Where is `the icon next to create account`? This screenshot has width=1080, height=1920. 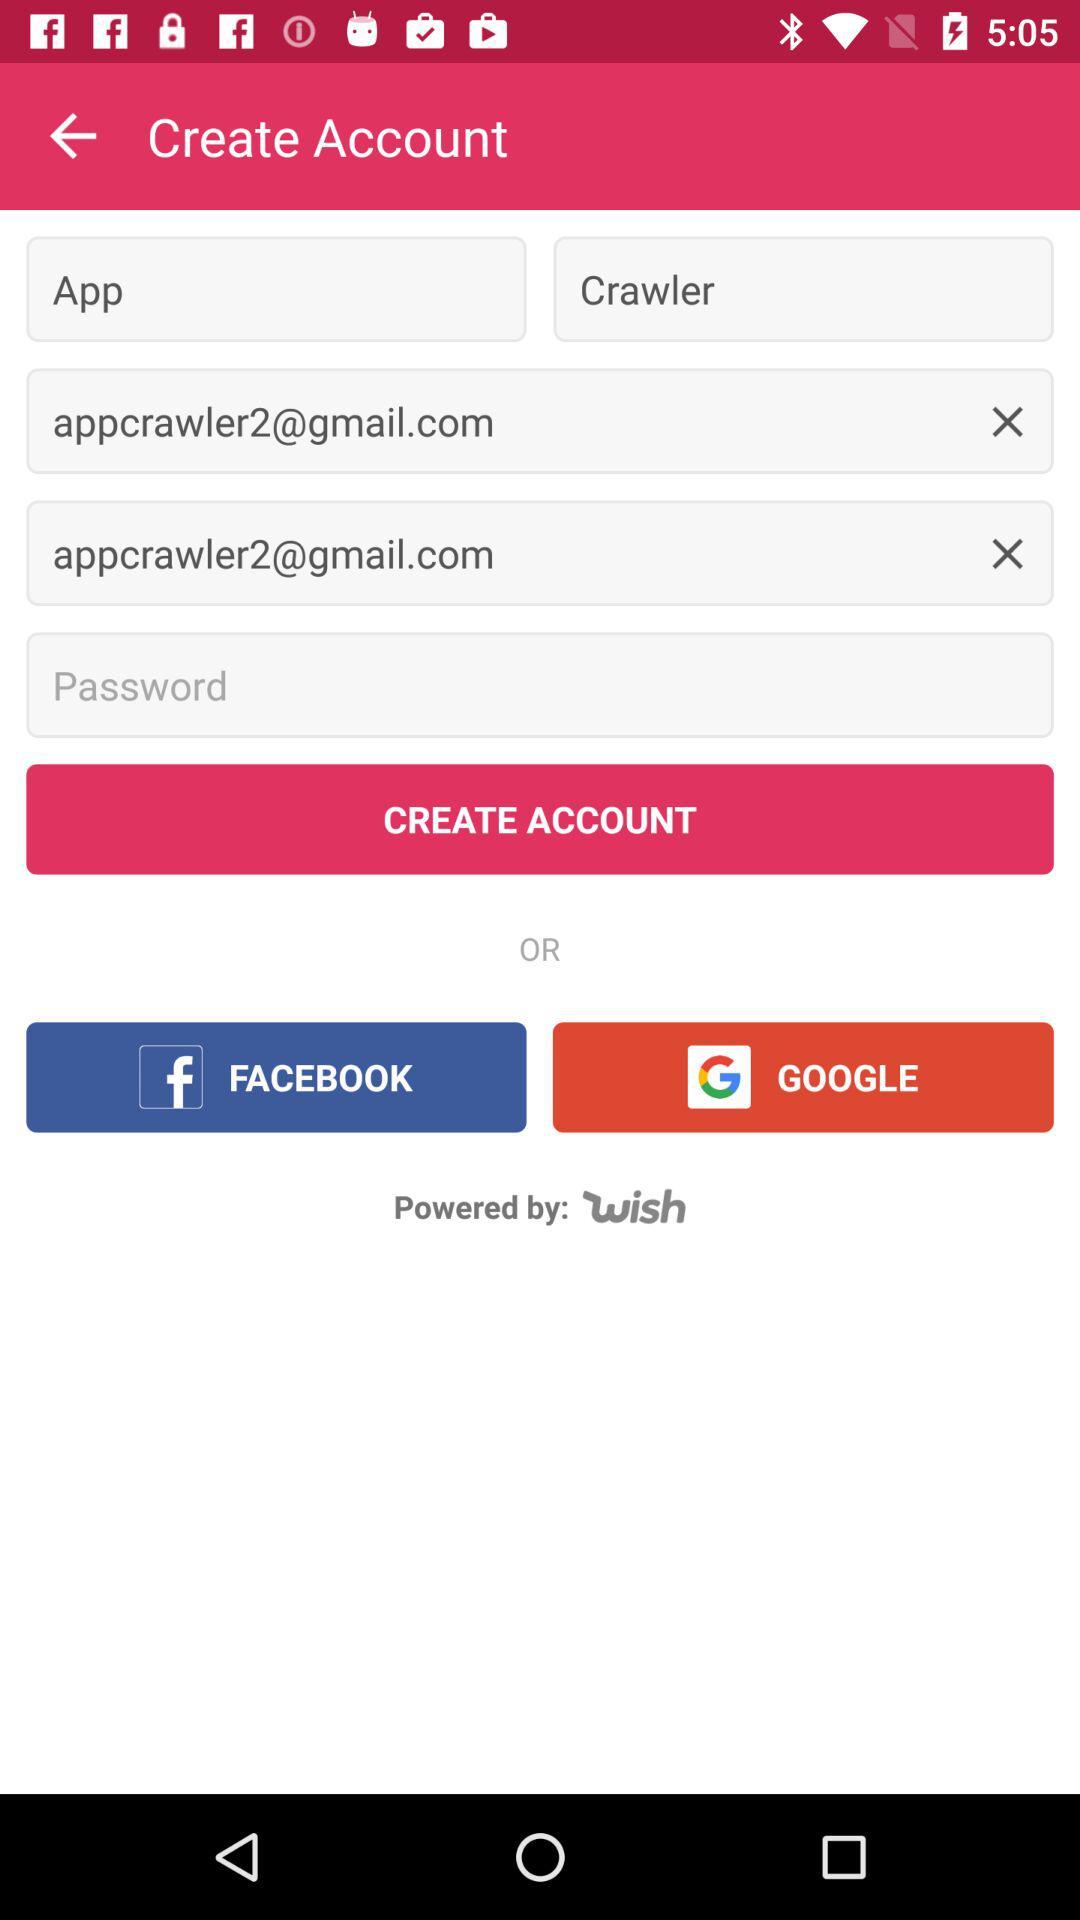
the icon next to create account is located at coordinates (72, 135).